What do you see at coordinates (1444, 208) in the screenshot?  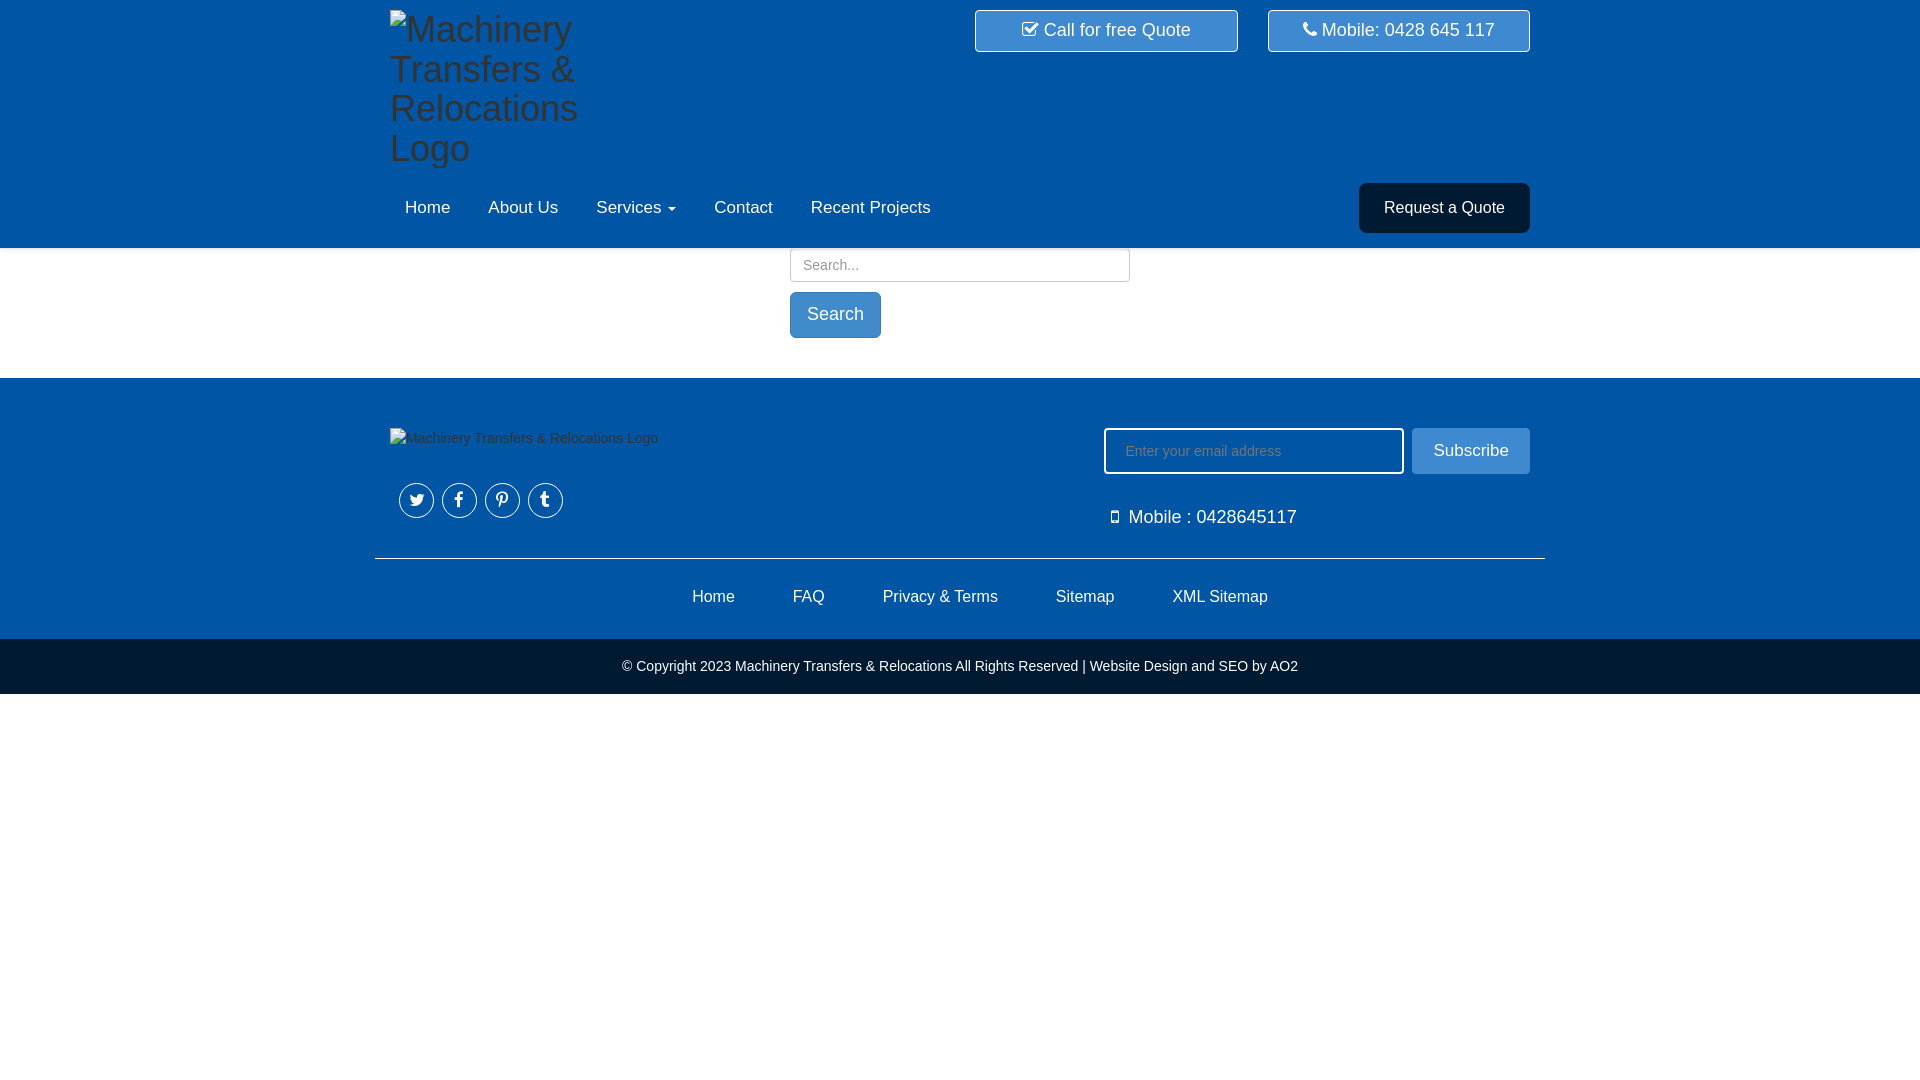 I see `'Request a Quote'` at bounding box center [1444, 208].